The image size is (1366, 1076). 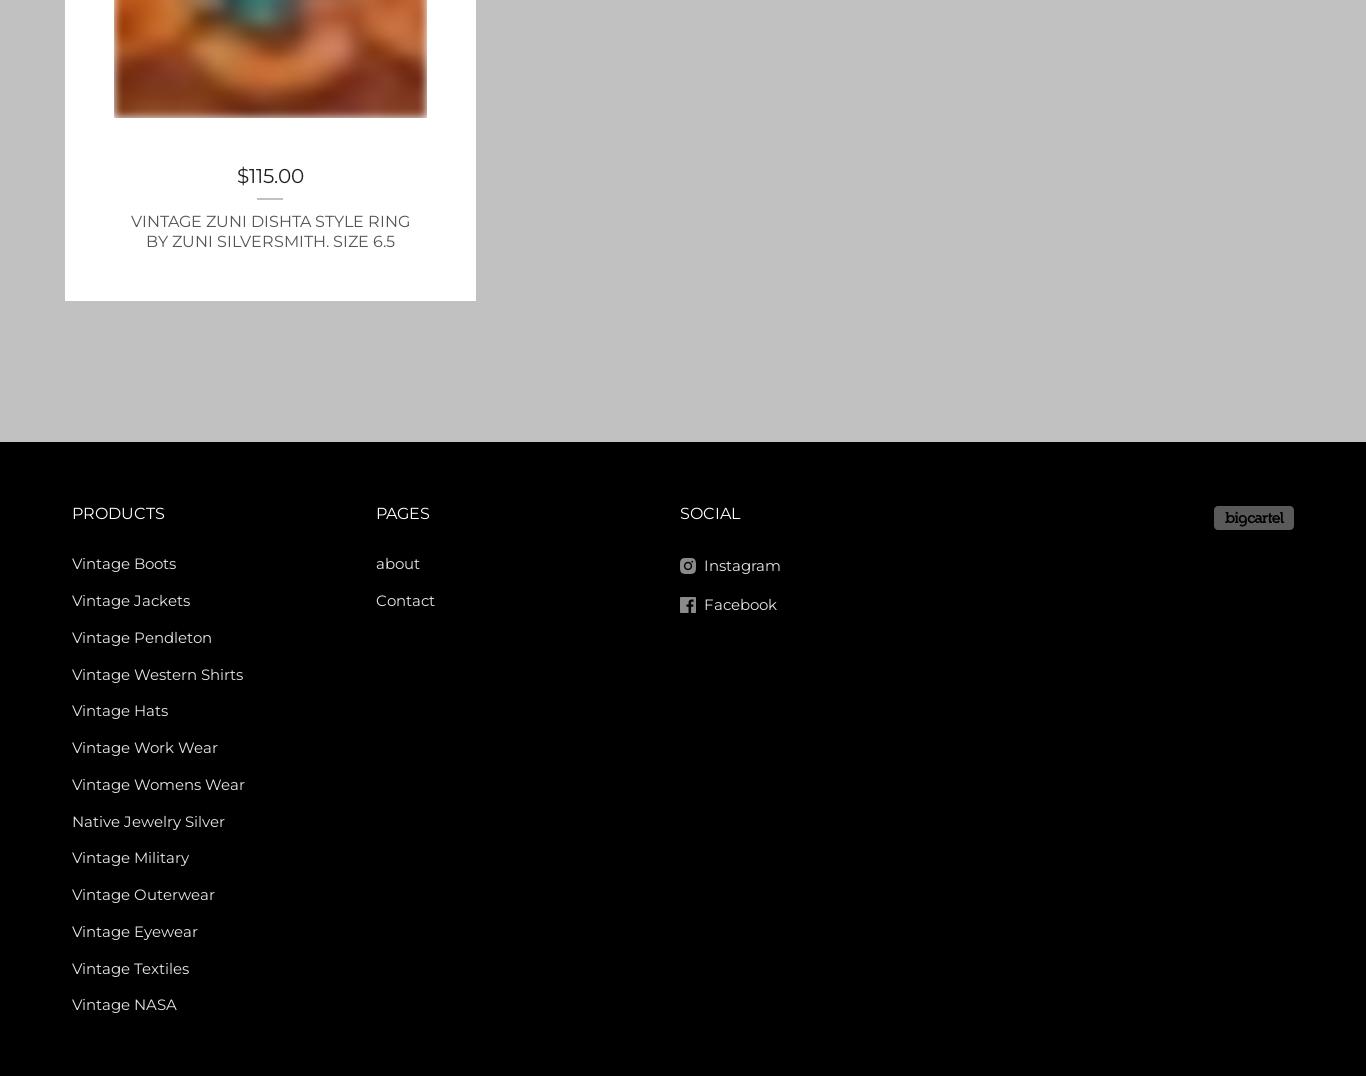 What do you see at coordinates (129, 600) in the screenshot?
I see `'Vintage Jackets'` at bounding box center [129, 600].